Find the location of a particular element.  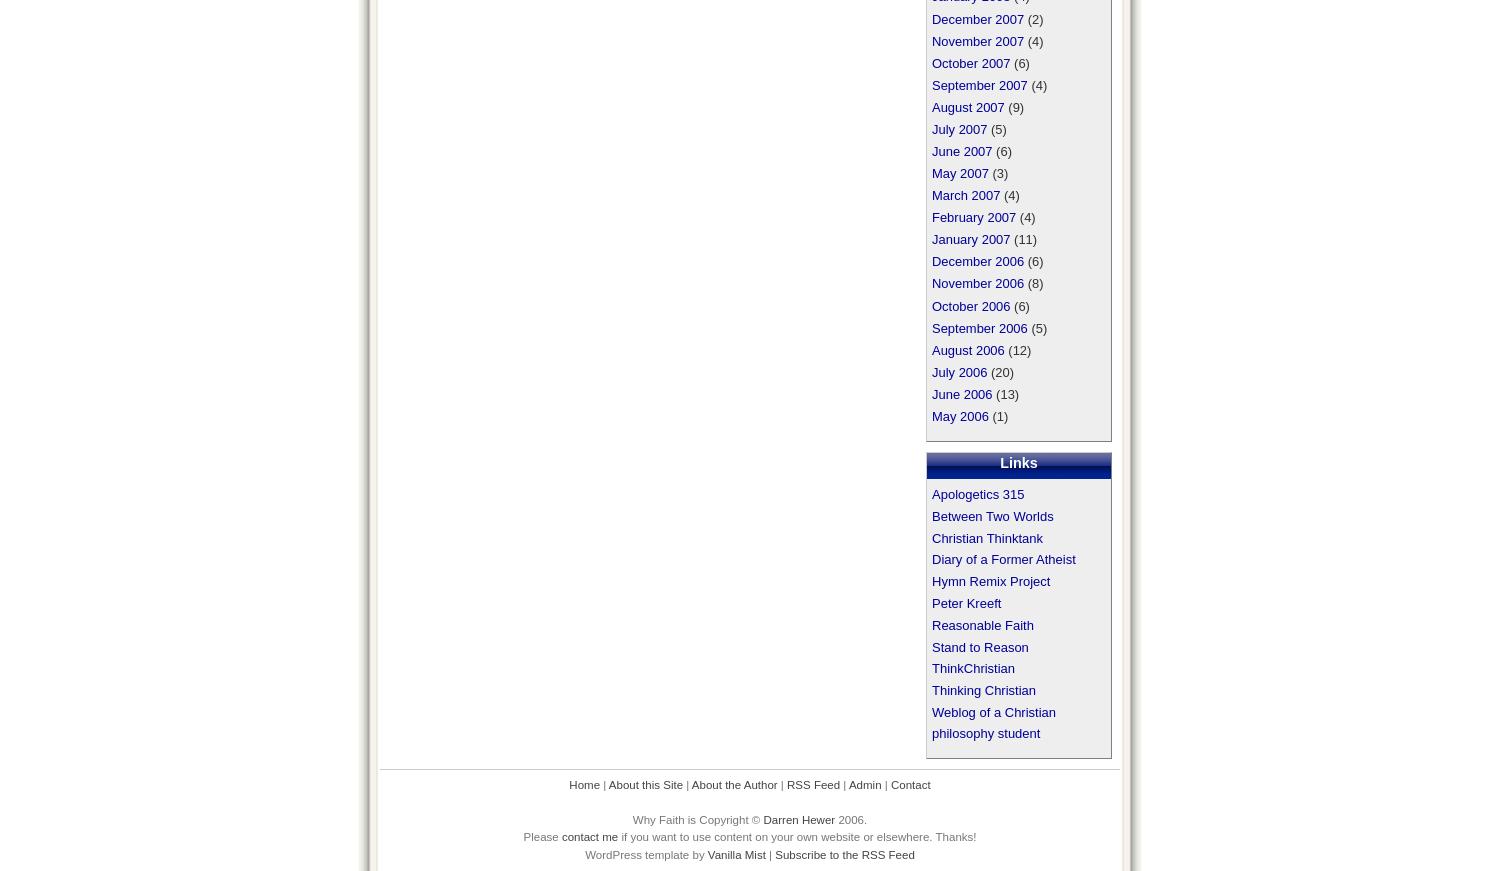

'About the Author' is located at coordinates (732, 785).